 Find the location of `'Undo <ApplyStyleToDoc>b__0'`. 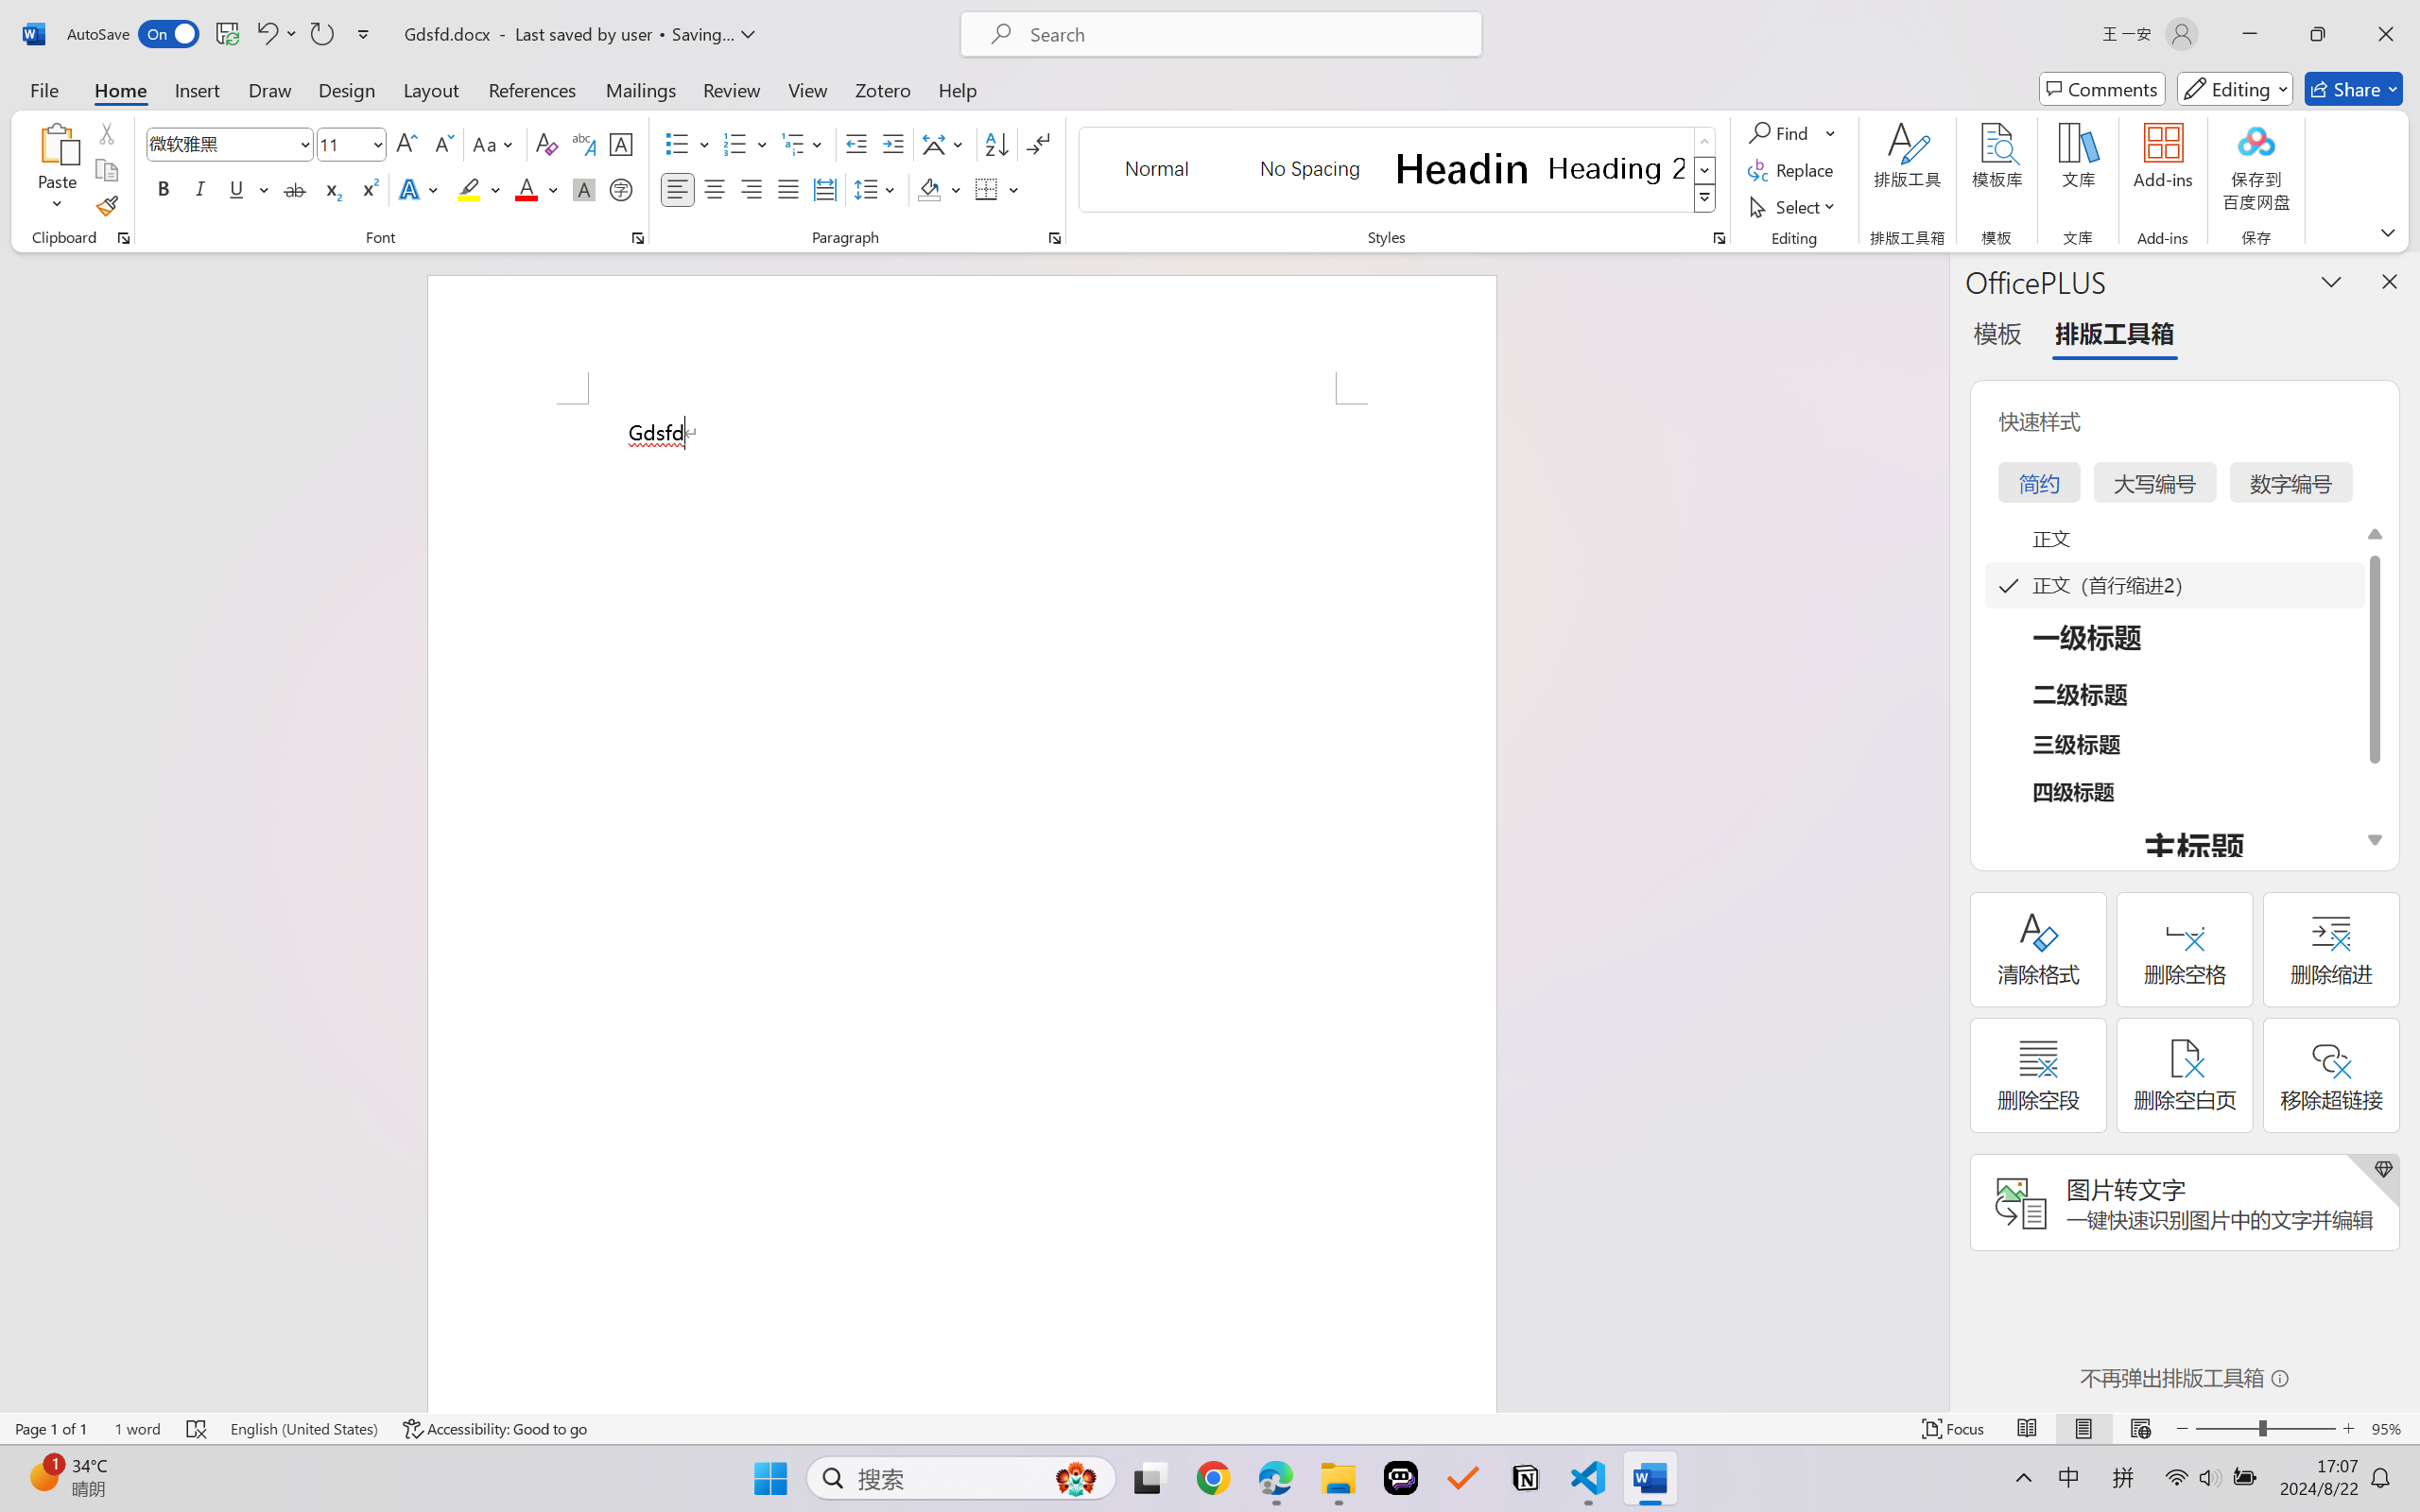

'Undo <ApplyStyleToDoc>b__0' is located at coordinates (274, 33).